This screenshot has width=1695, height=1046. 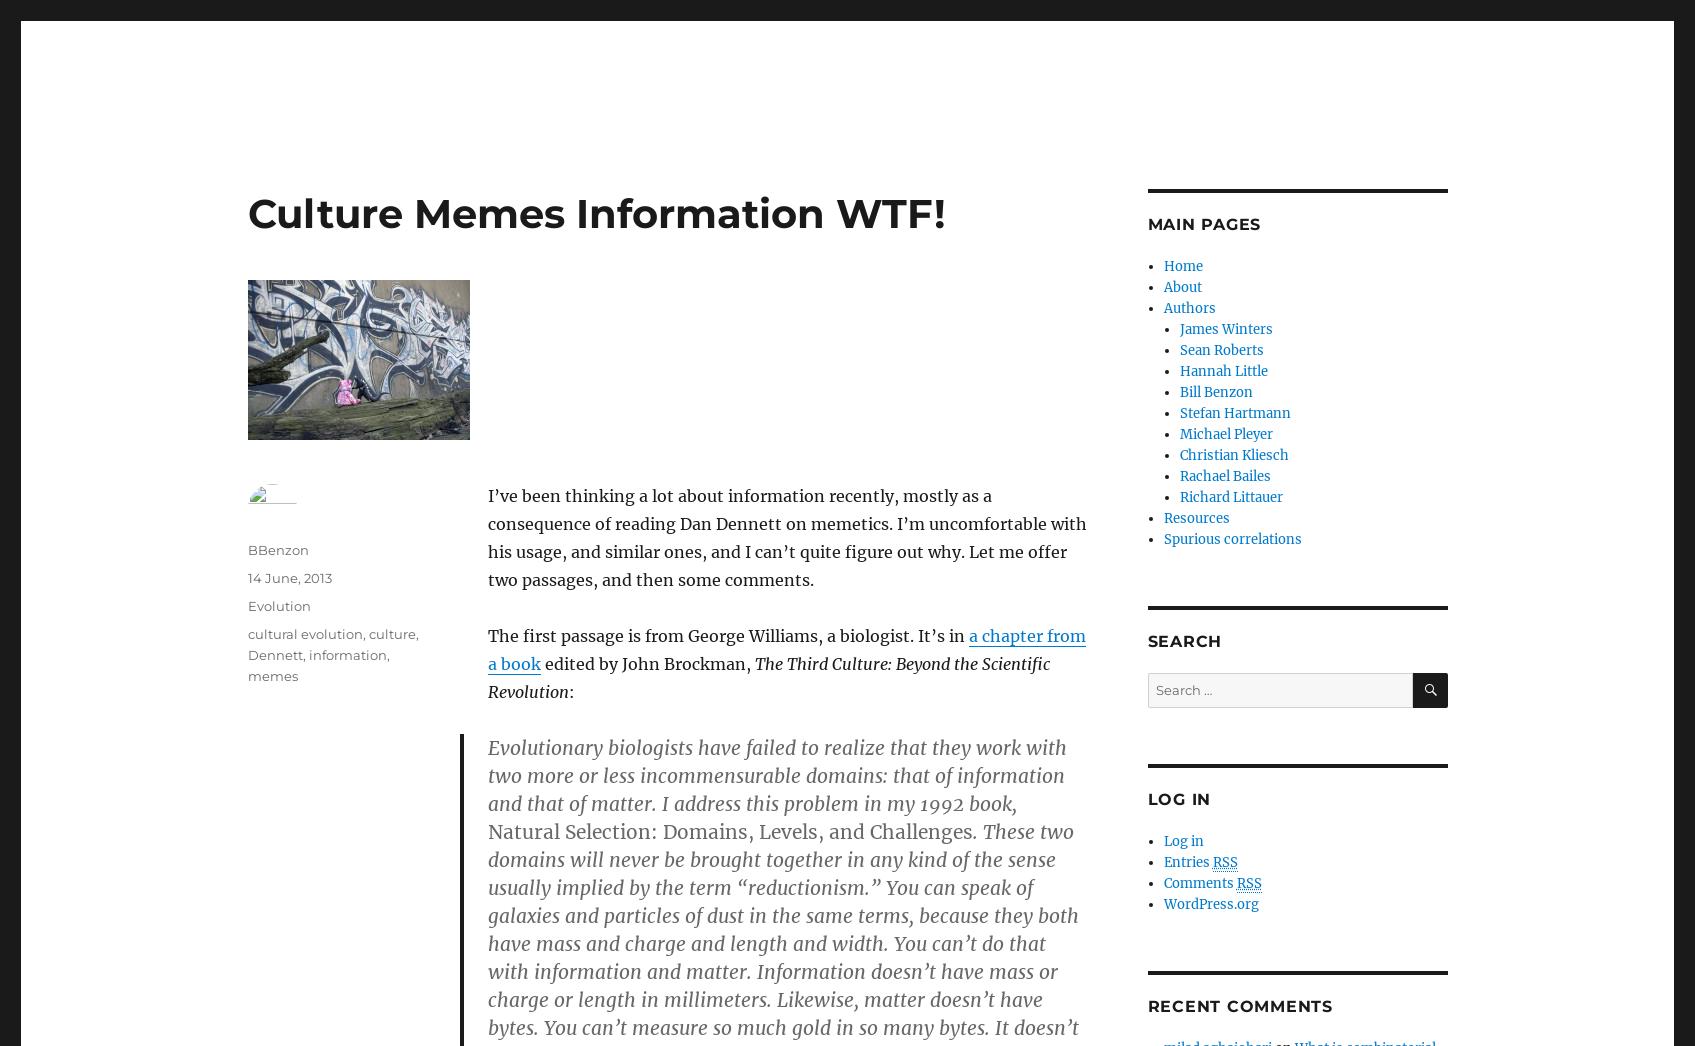 What do you see at coordinates (775, 775) in the screenshot?
I see `'Evolutionary biologists have failed to realize that they work with two more or less incommensurable domains: that of information and that of matter. I address this problem in my 1992 book,'` at bounding box center [775, 775].